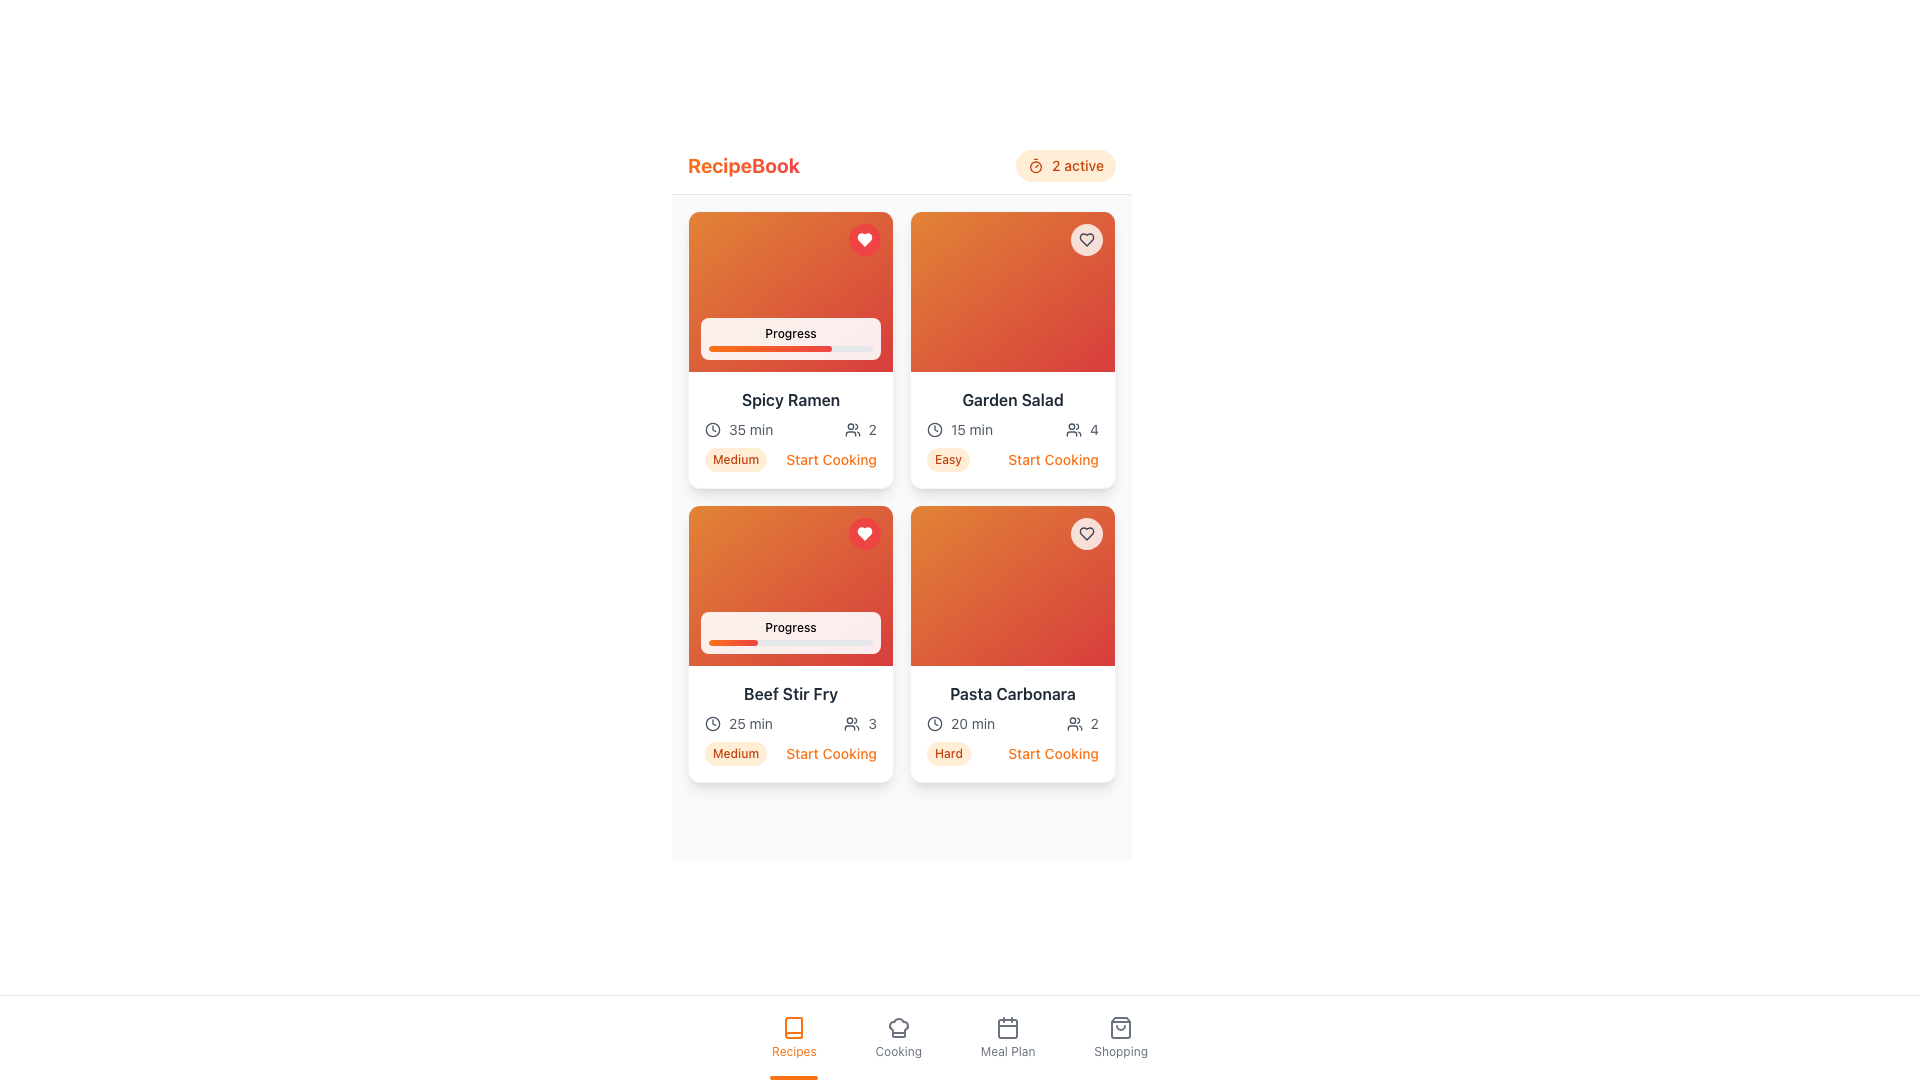 The image size is (1920, 1080). Describe the element at coordinates (1073, 428) in the screenshot. I see `the group of users icon located in the top-right quadrant of the 'Garden Salad' card, adjacent to the number '4', to interpret the information contextually` at that location.